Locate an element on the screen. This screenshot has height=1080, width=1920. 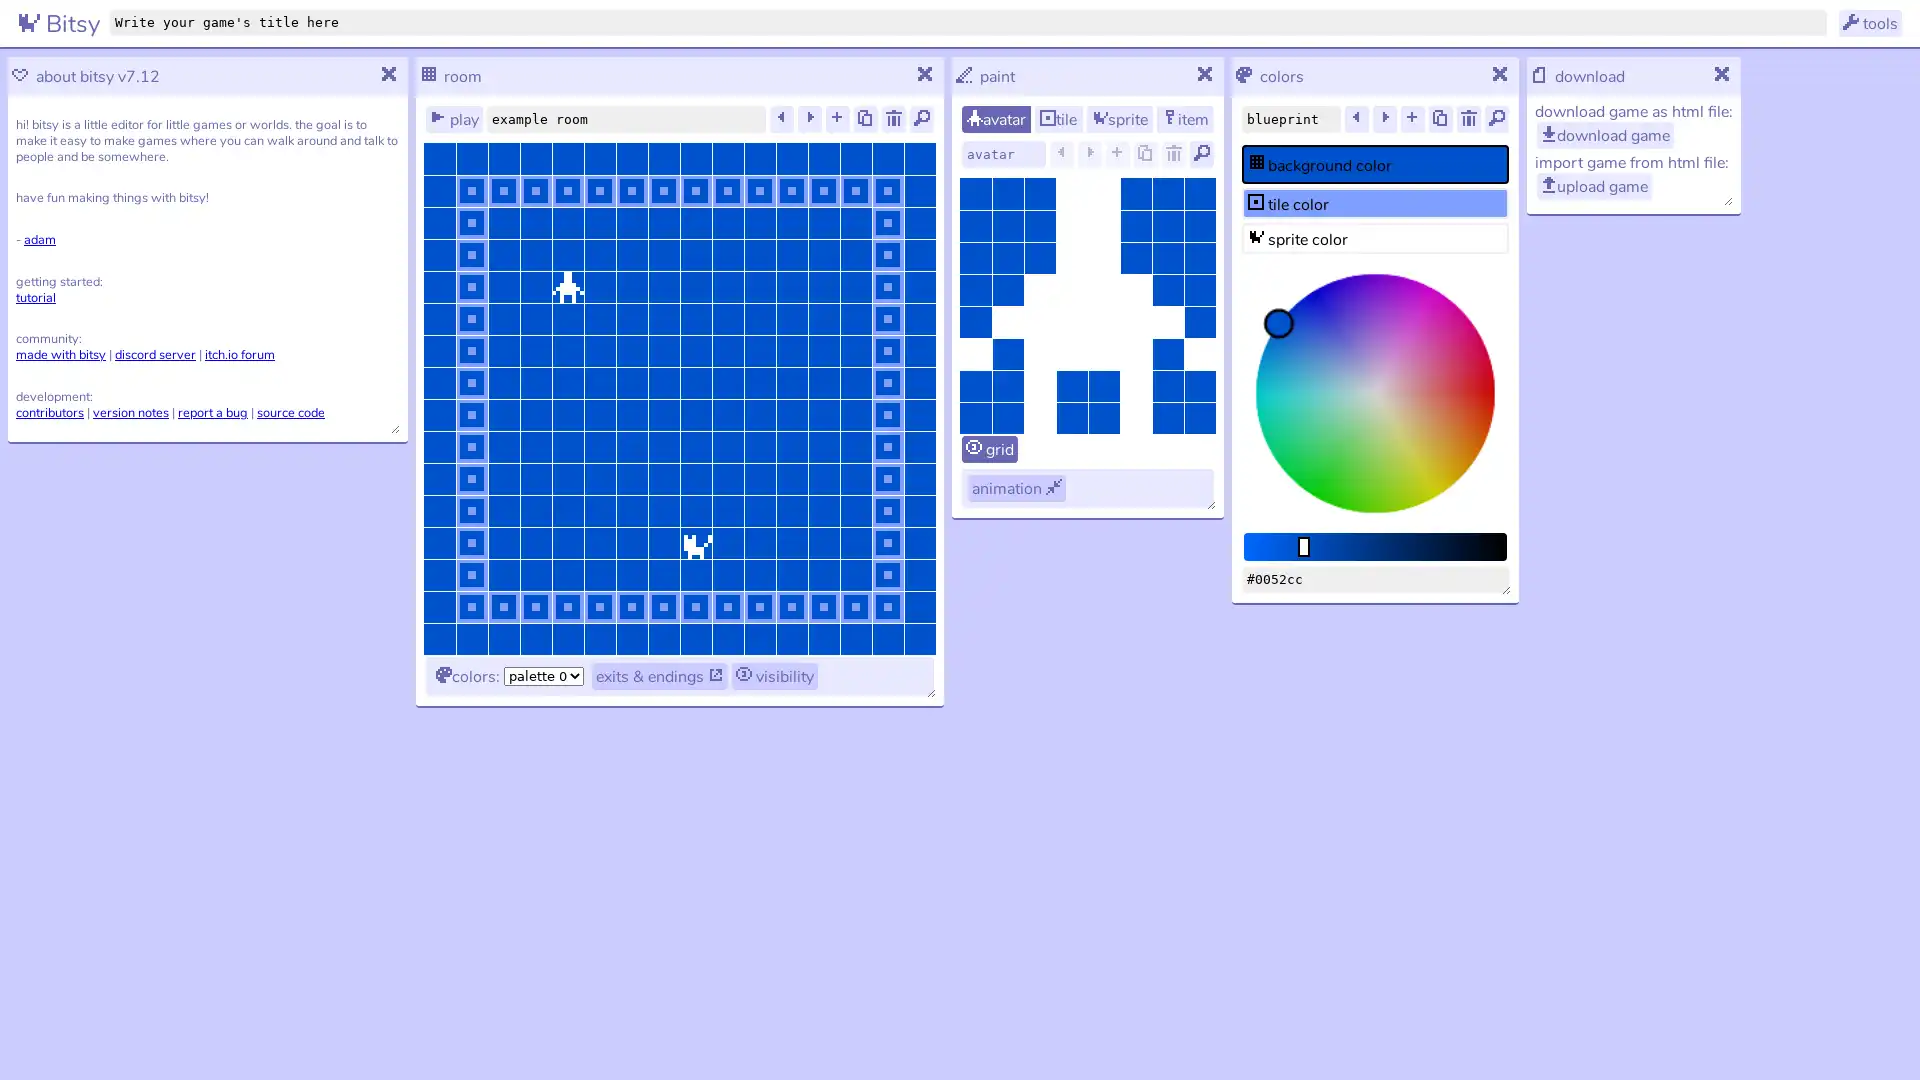
delete room is located at coordinates (892, 119).